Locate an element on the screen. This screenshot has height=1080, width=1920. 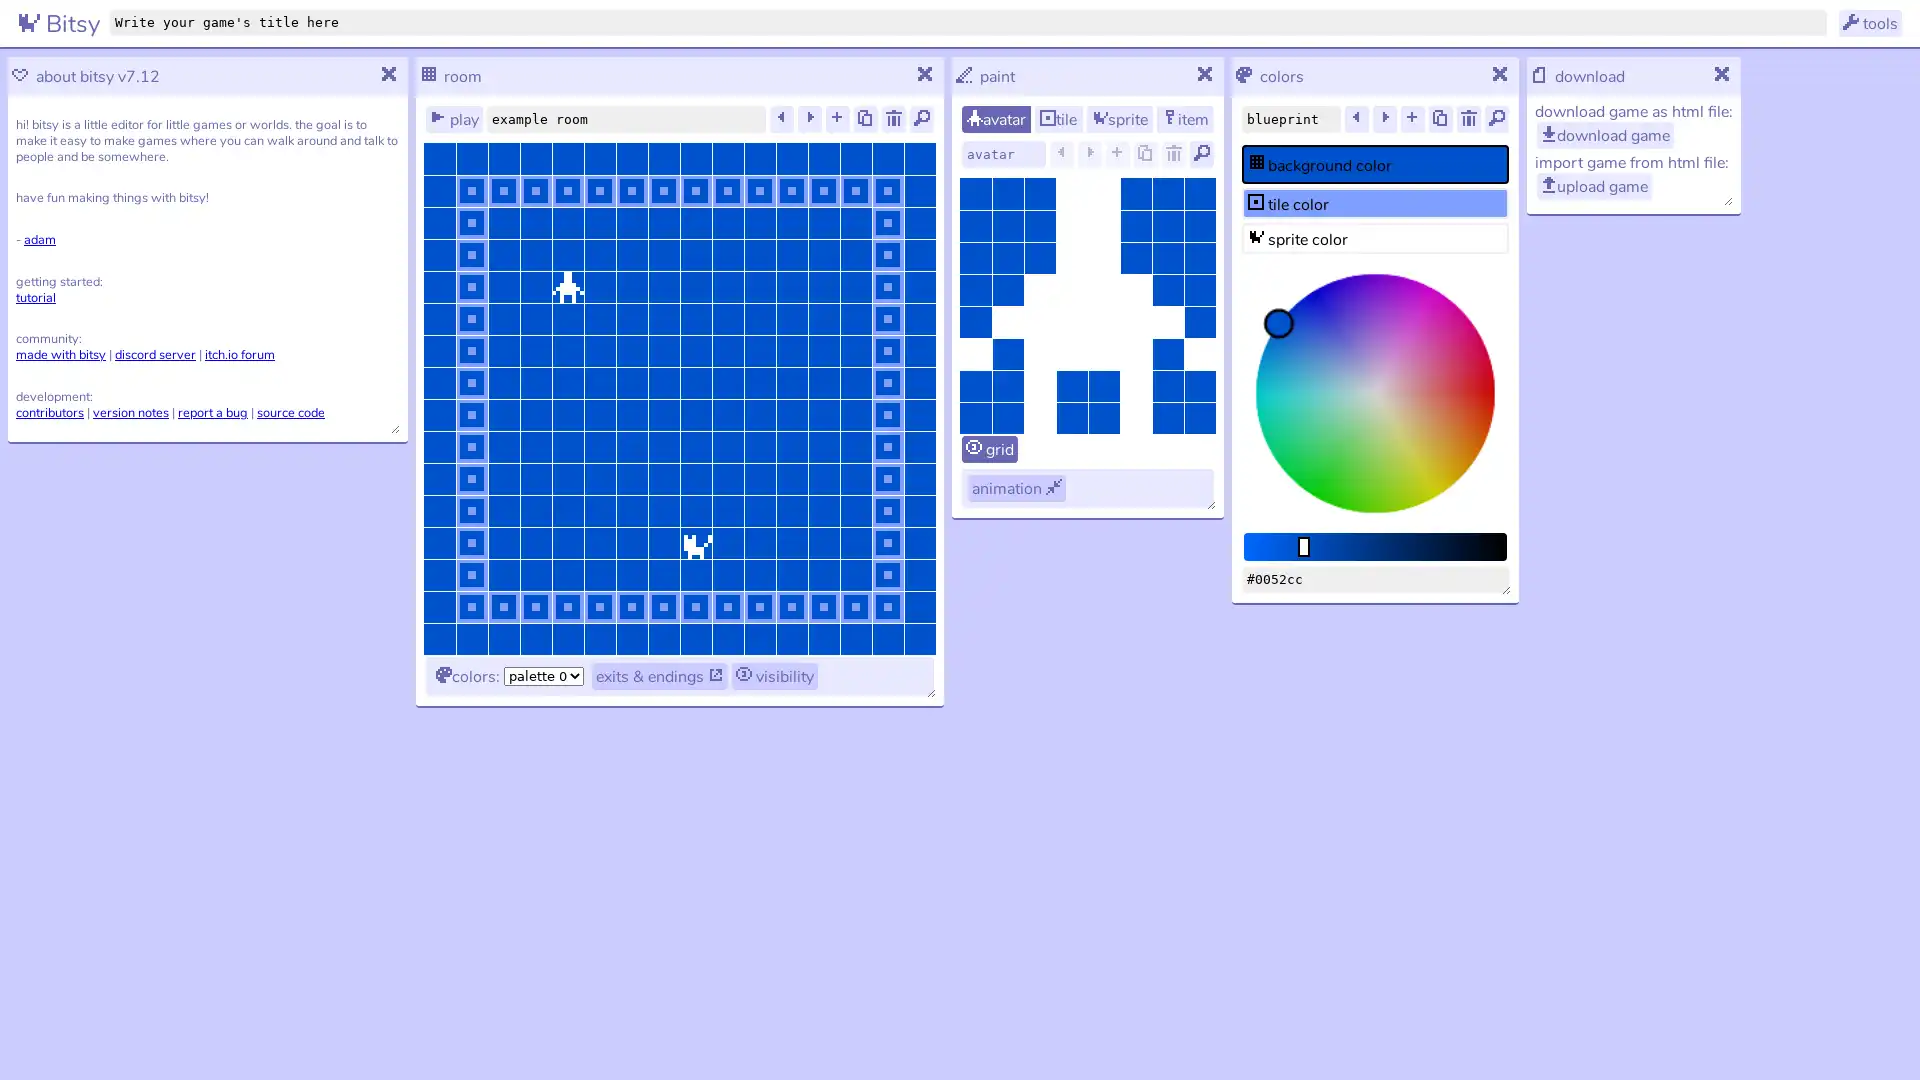
delete room is located at coordinates (892, 119).